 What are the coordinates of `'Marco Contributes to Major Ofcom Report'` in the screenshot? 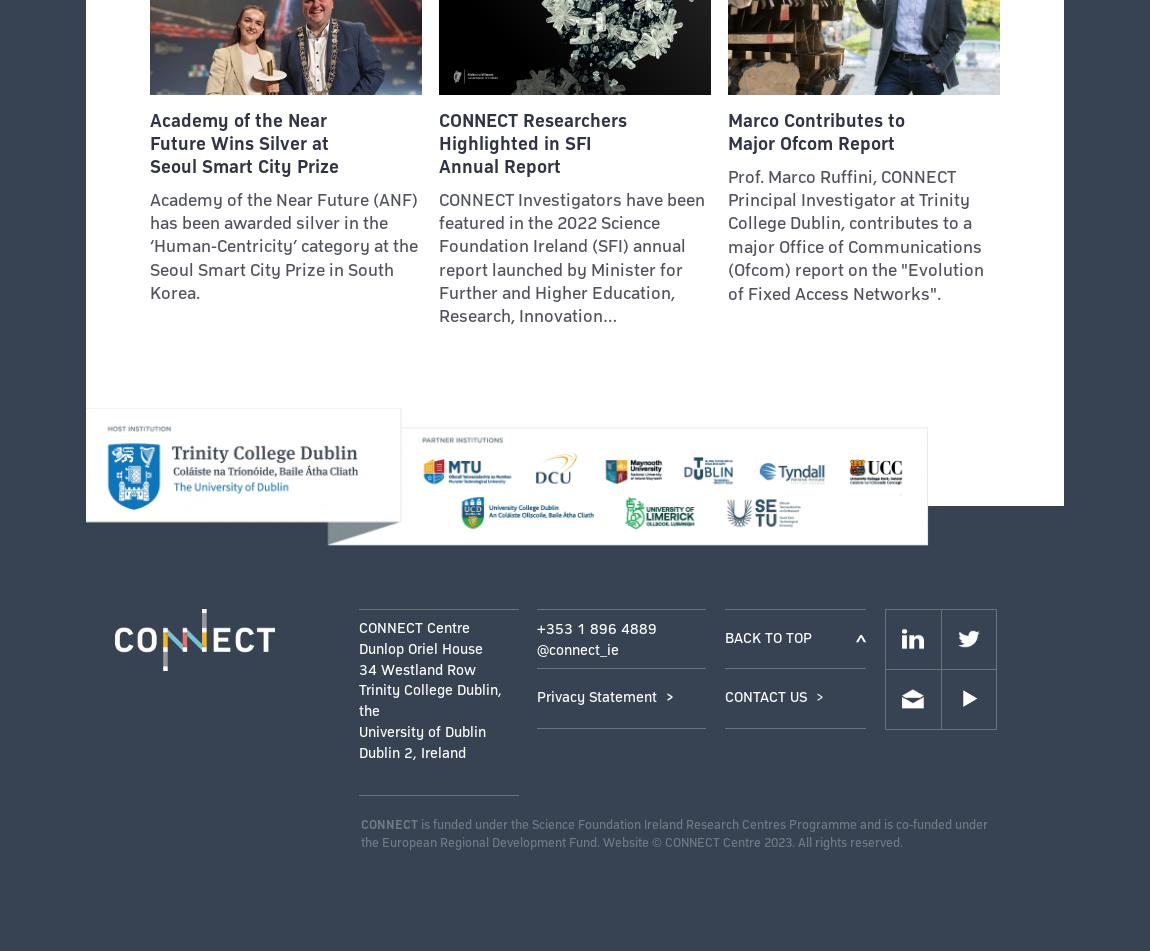 It's located at (815, 131).